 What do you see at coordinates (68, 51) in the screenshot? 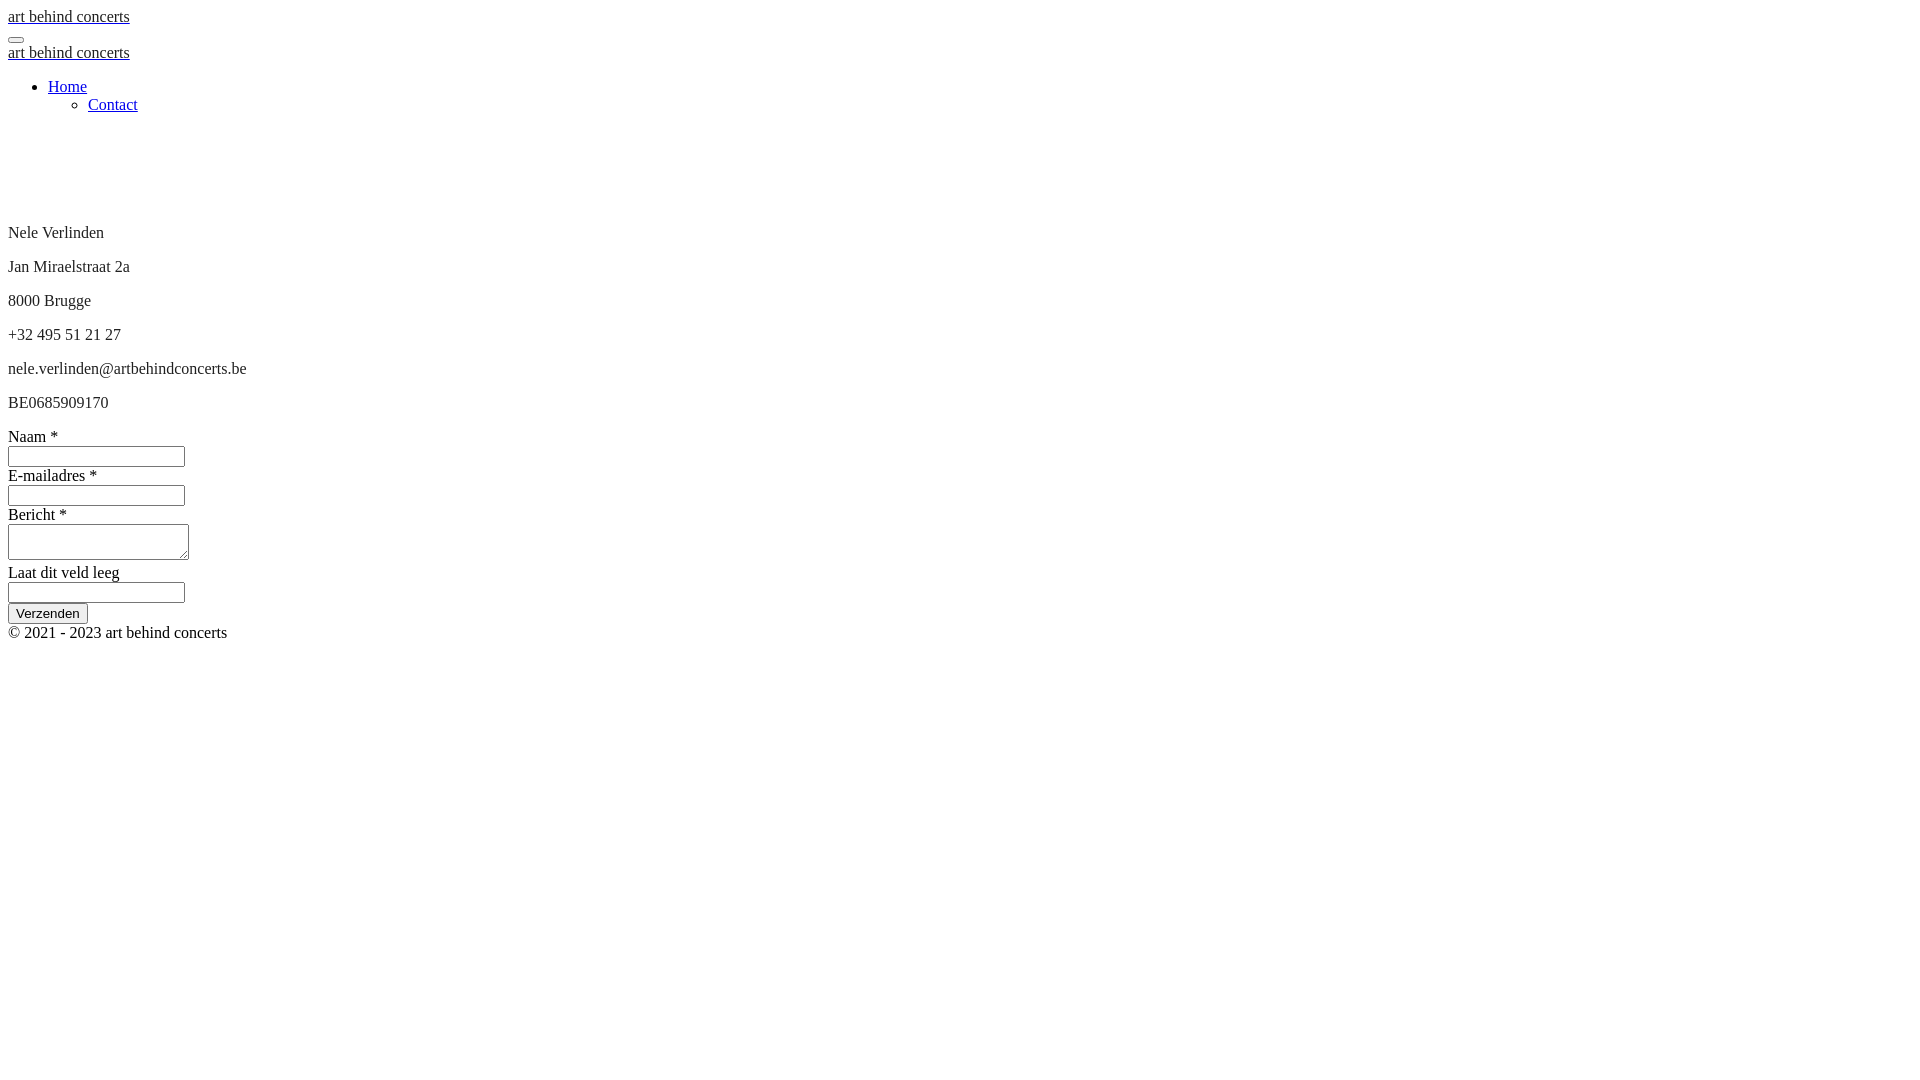
I see `'art behind concerts'` at bounding box center [68, 51].